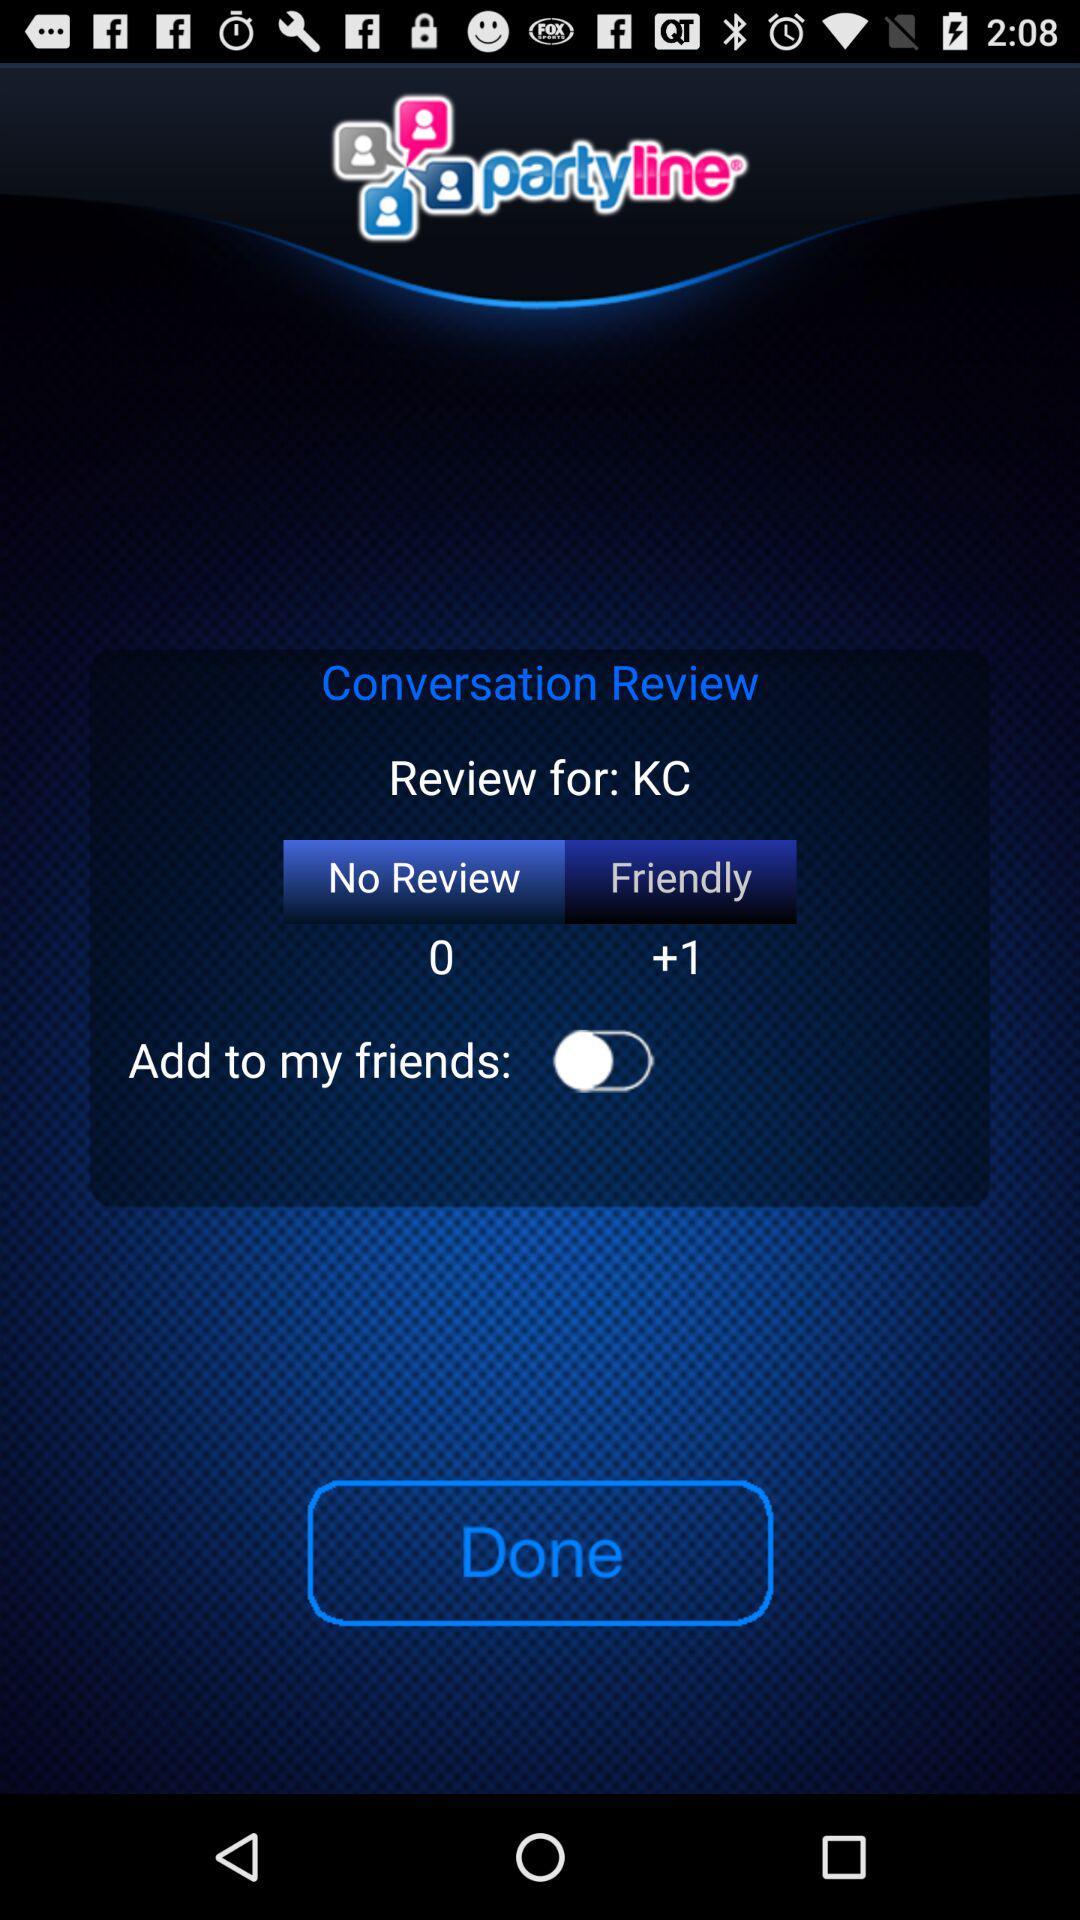 This screenshot has height=1920, width=1080. What do you see at coordinates (679, 881) in the screenshot?
I see `the icon next to no review item` at bounding box center [679, 881].